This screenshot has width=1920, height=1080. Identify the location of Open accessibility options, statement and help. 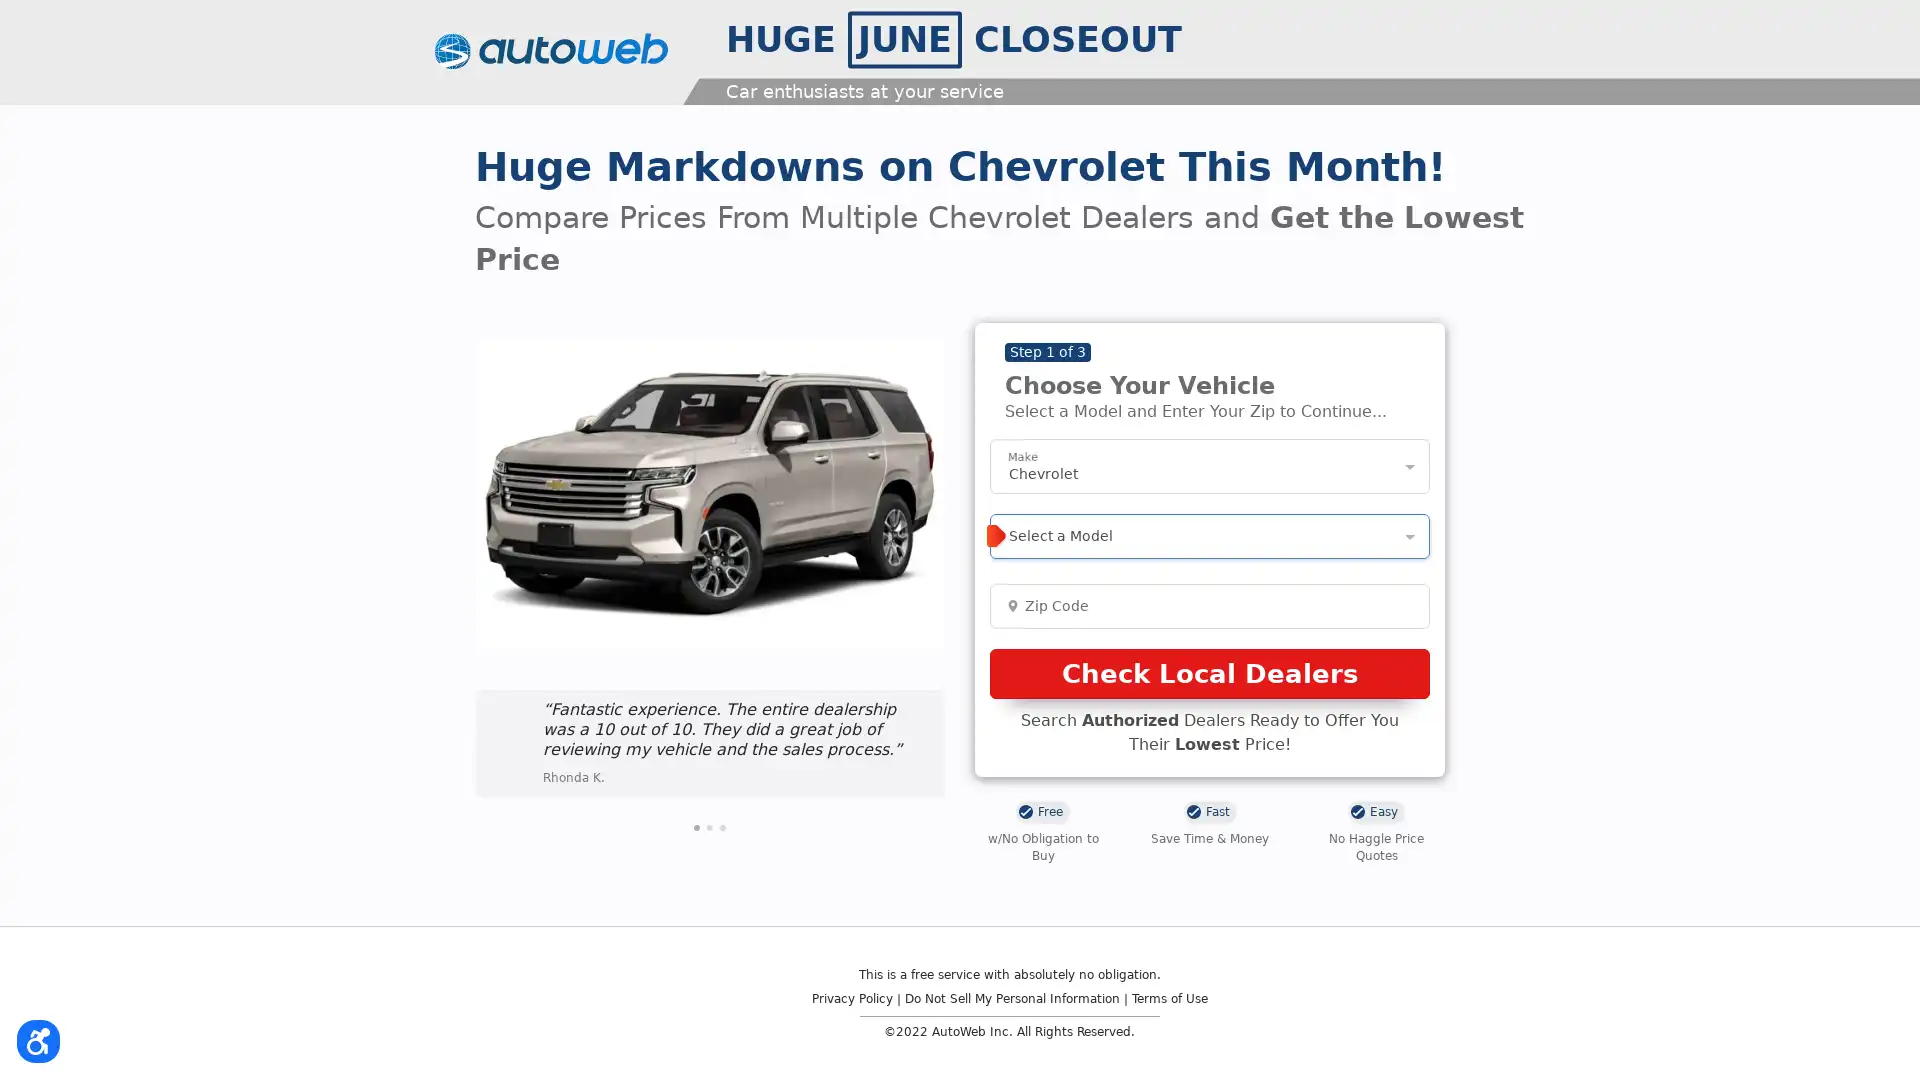
(42, 1036).